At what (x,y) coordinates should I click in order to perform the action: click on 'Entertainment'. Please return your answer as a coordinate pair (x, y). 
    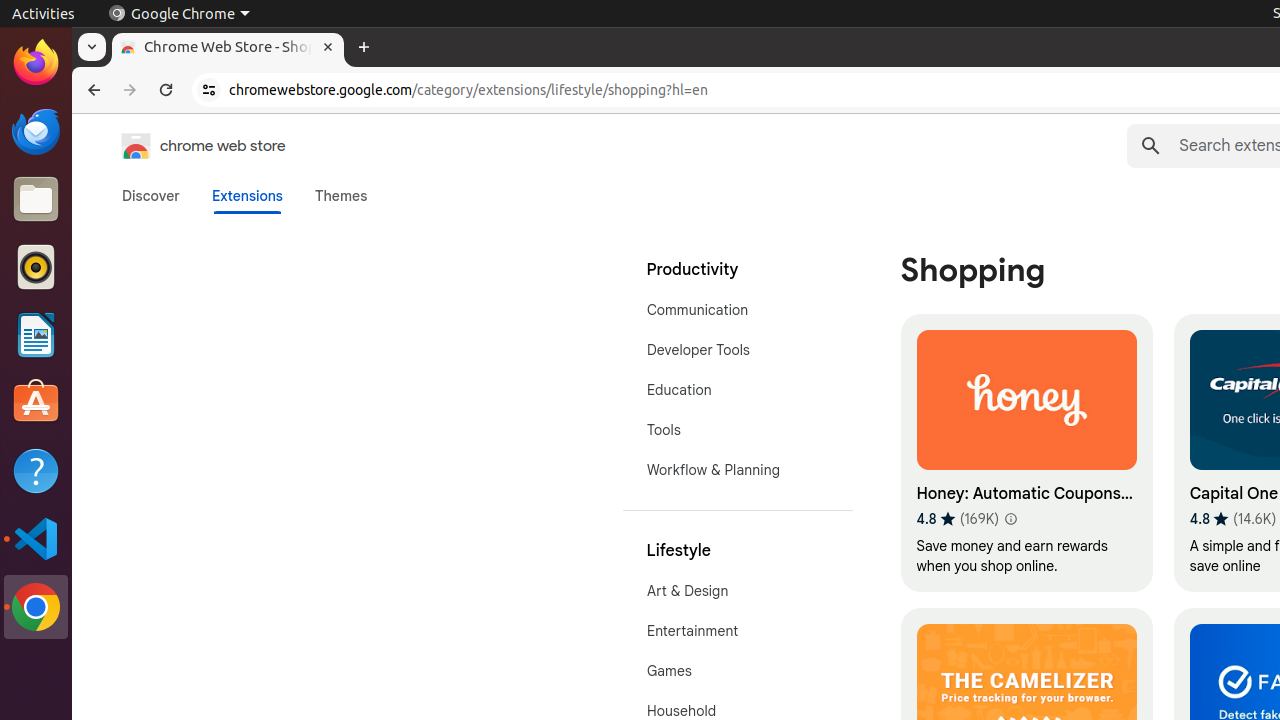
    Looking at the image, I should click on (736, 631).